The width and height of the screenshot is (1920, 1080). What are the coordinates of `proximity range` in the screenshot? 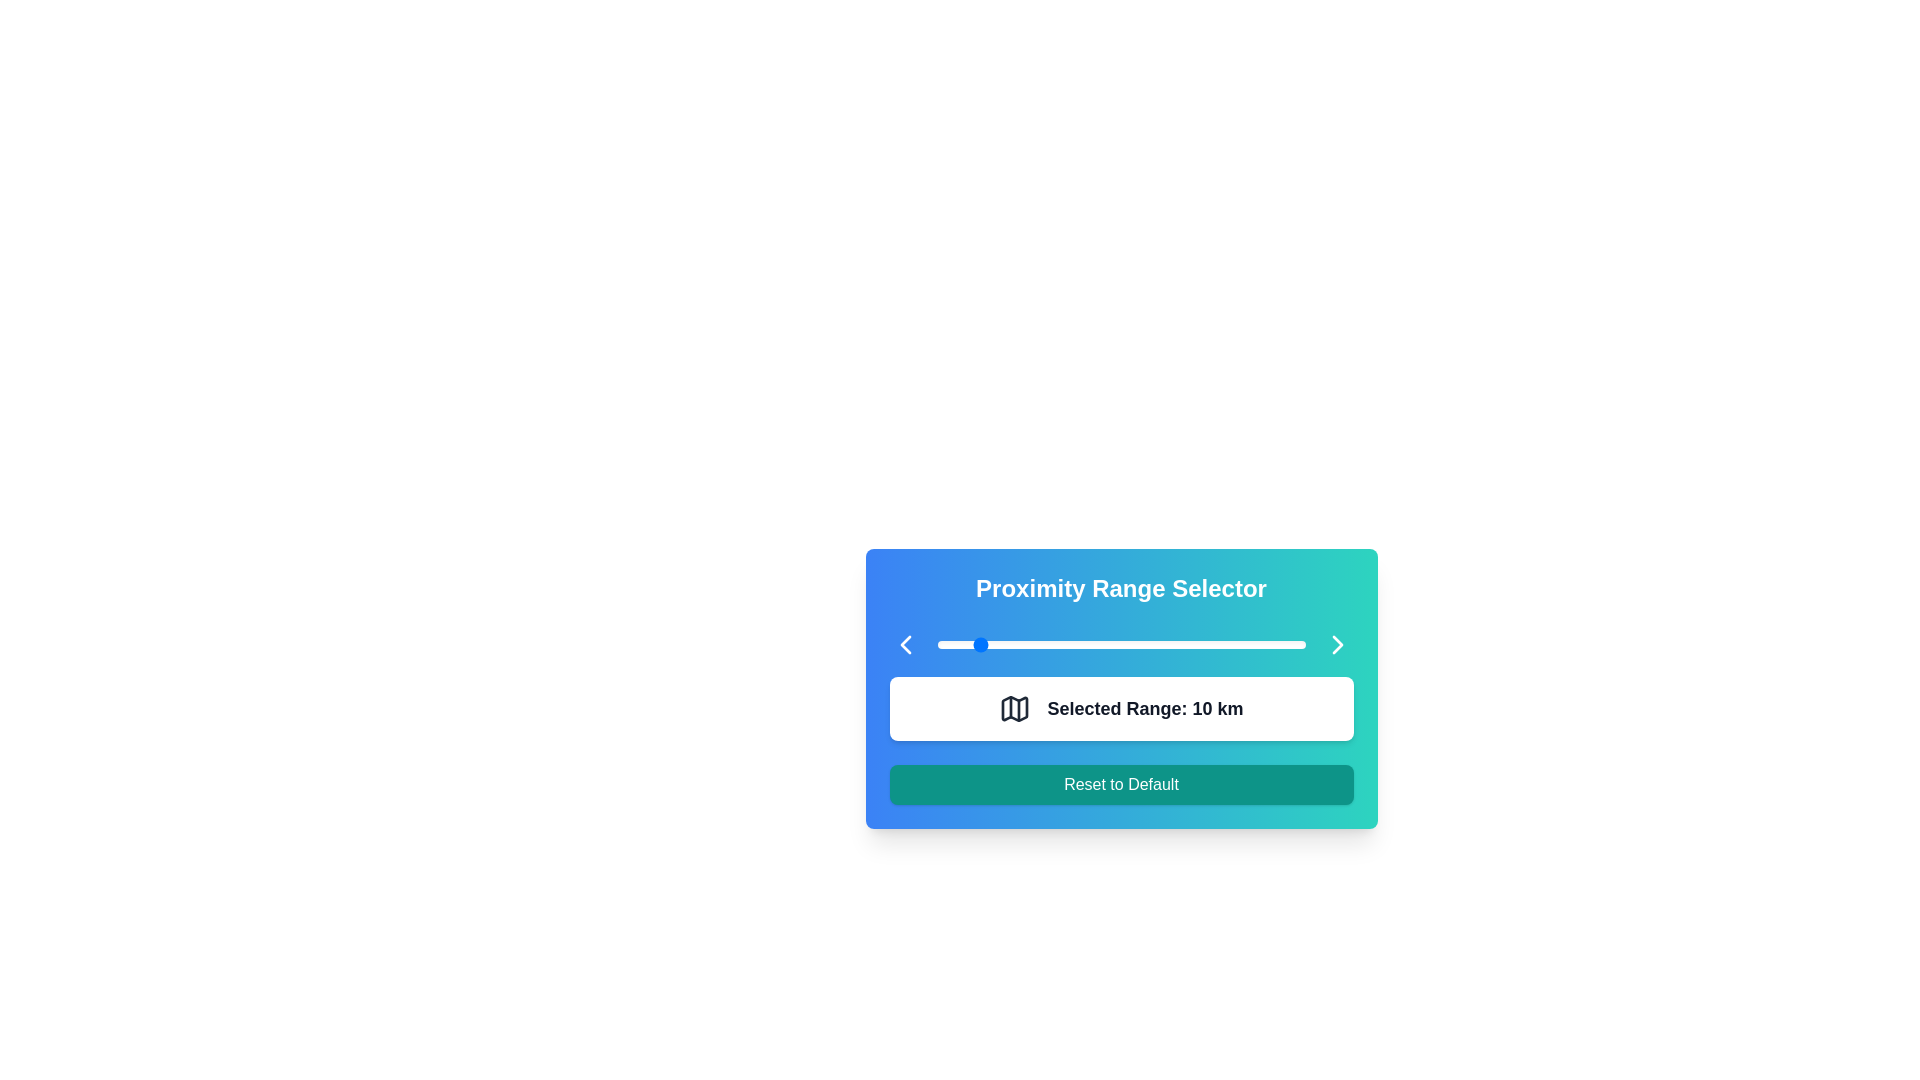 It's located at (1061, 644).